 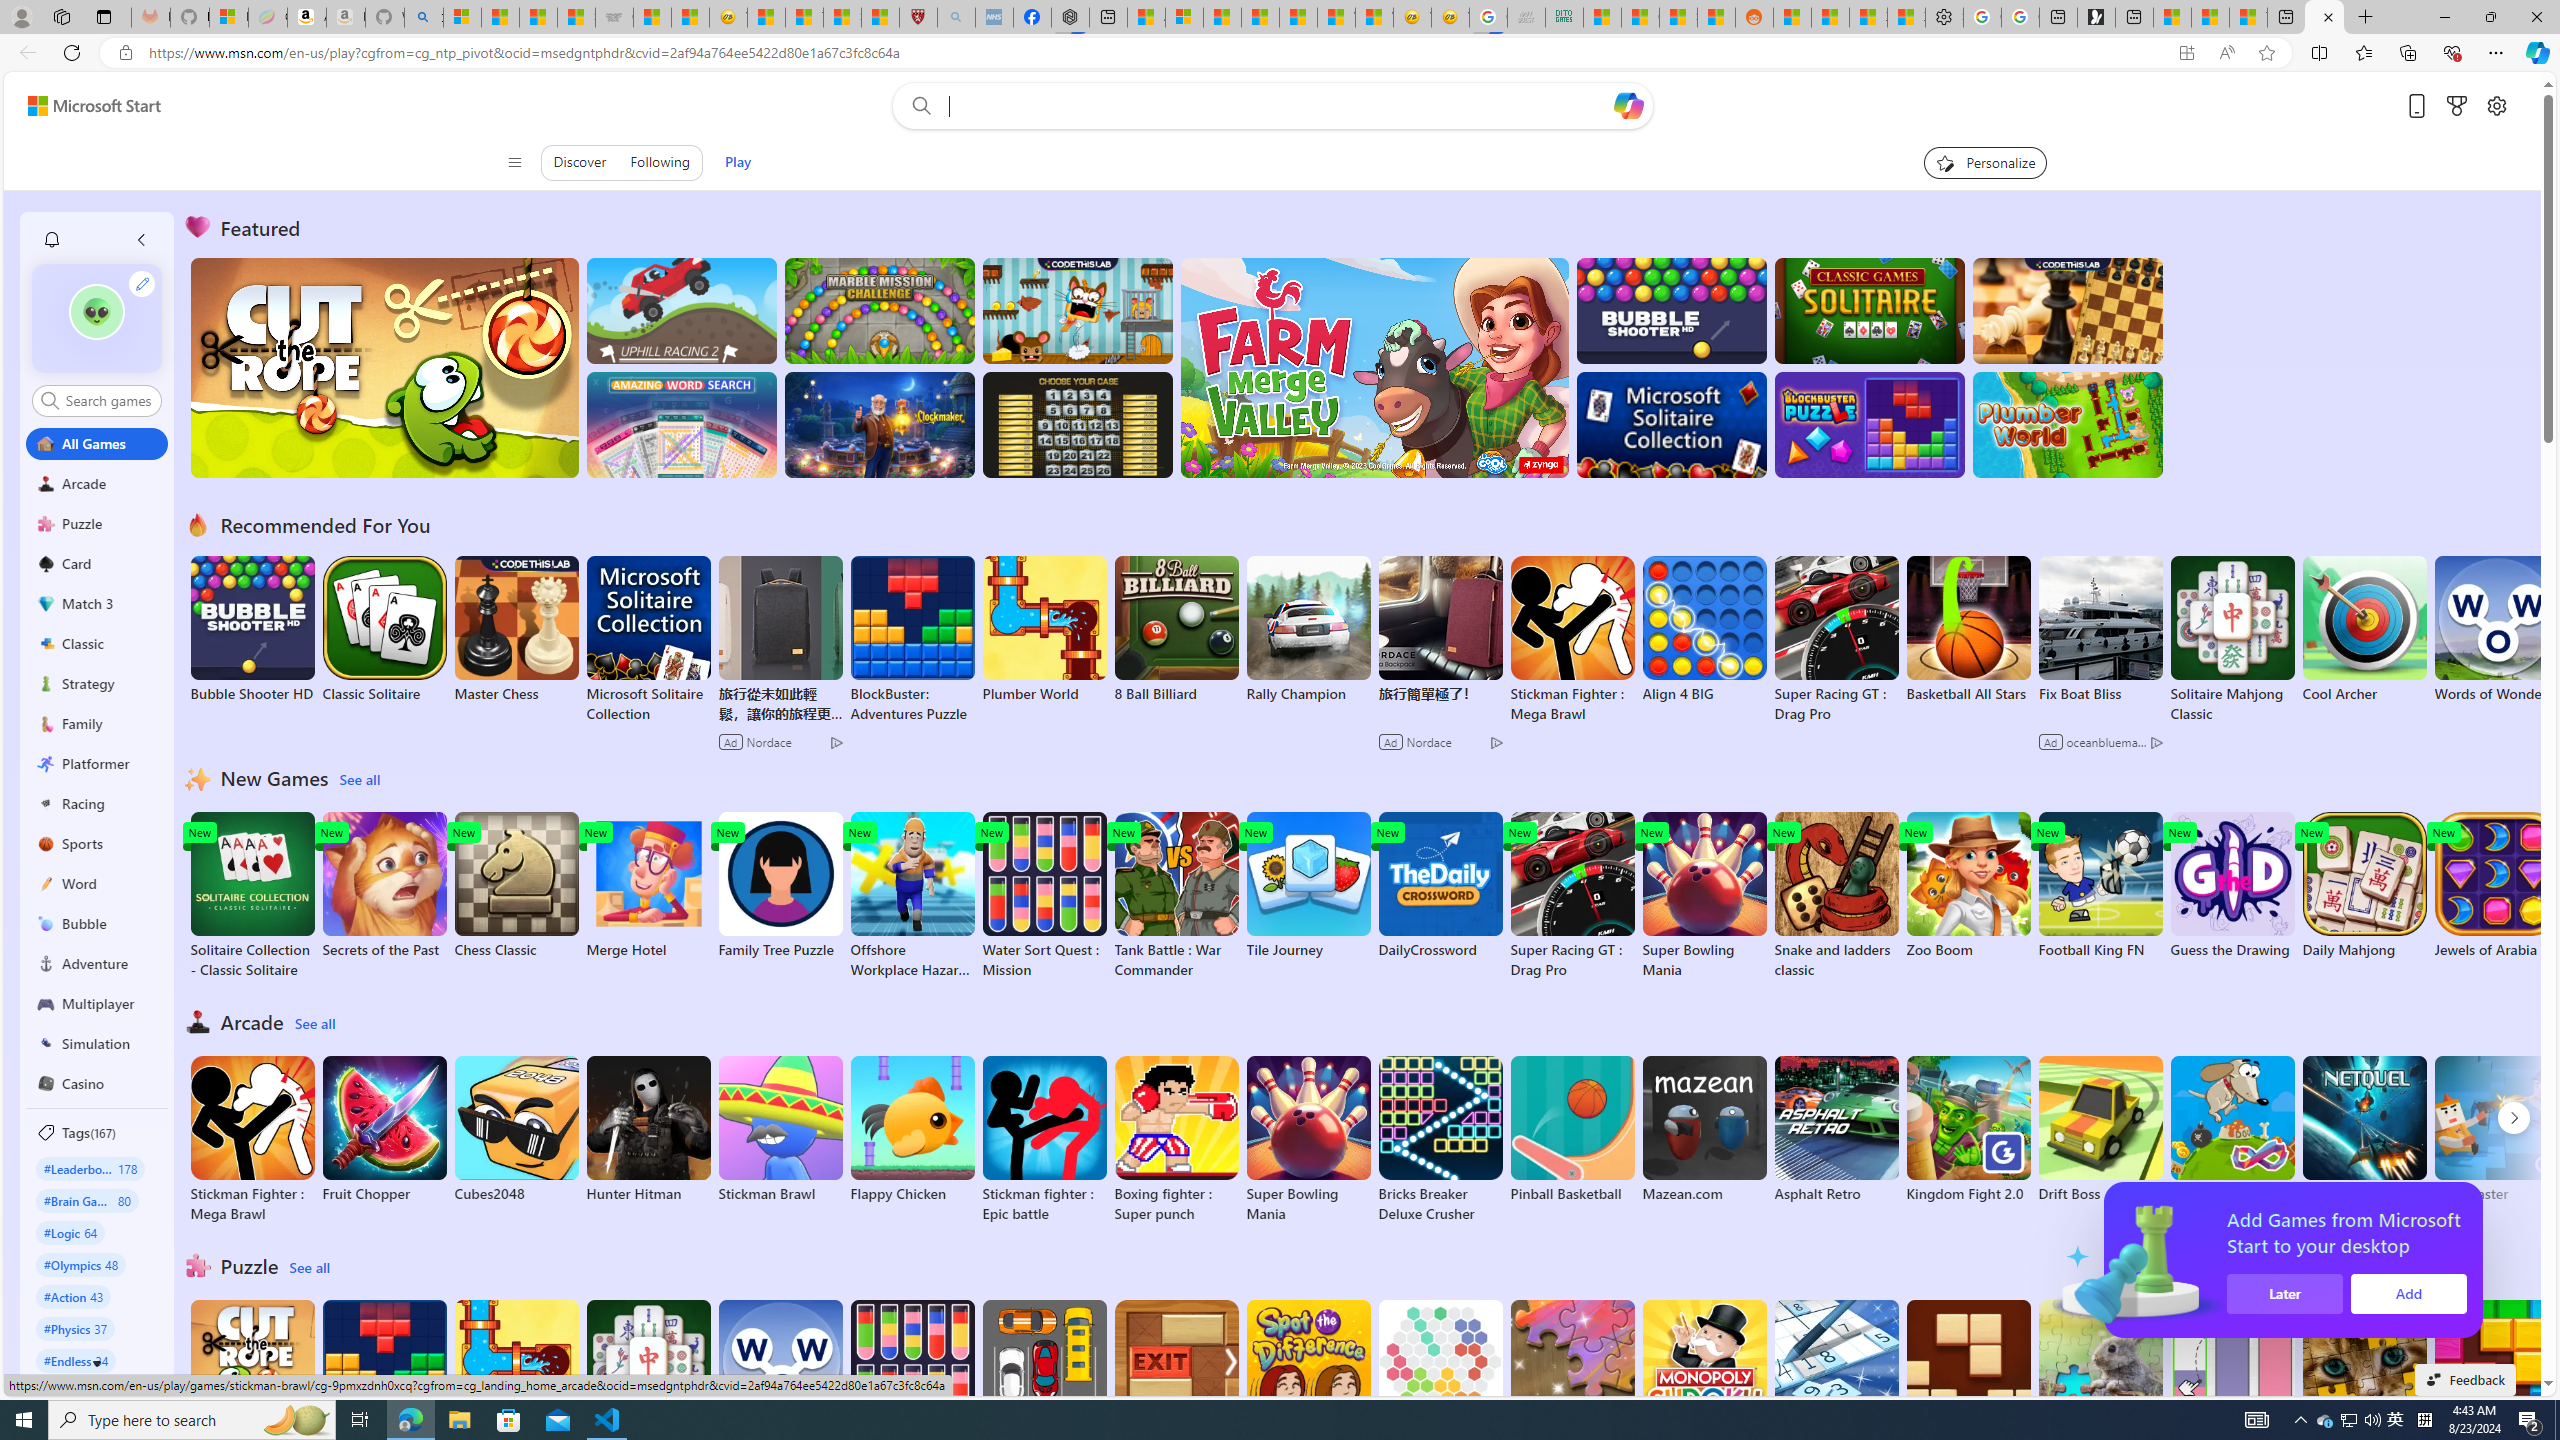 I want to click on 'Amazing Word Search', so click(x=681, y=424).